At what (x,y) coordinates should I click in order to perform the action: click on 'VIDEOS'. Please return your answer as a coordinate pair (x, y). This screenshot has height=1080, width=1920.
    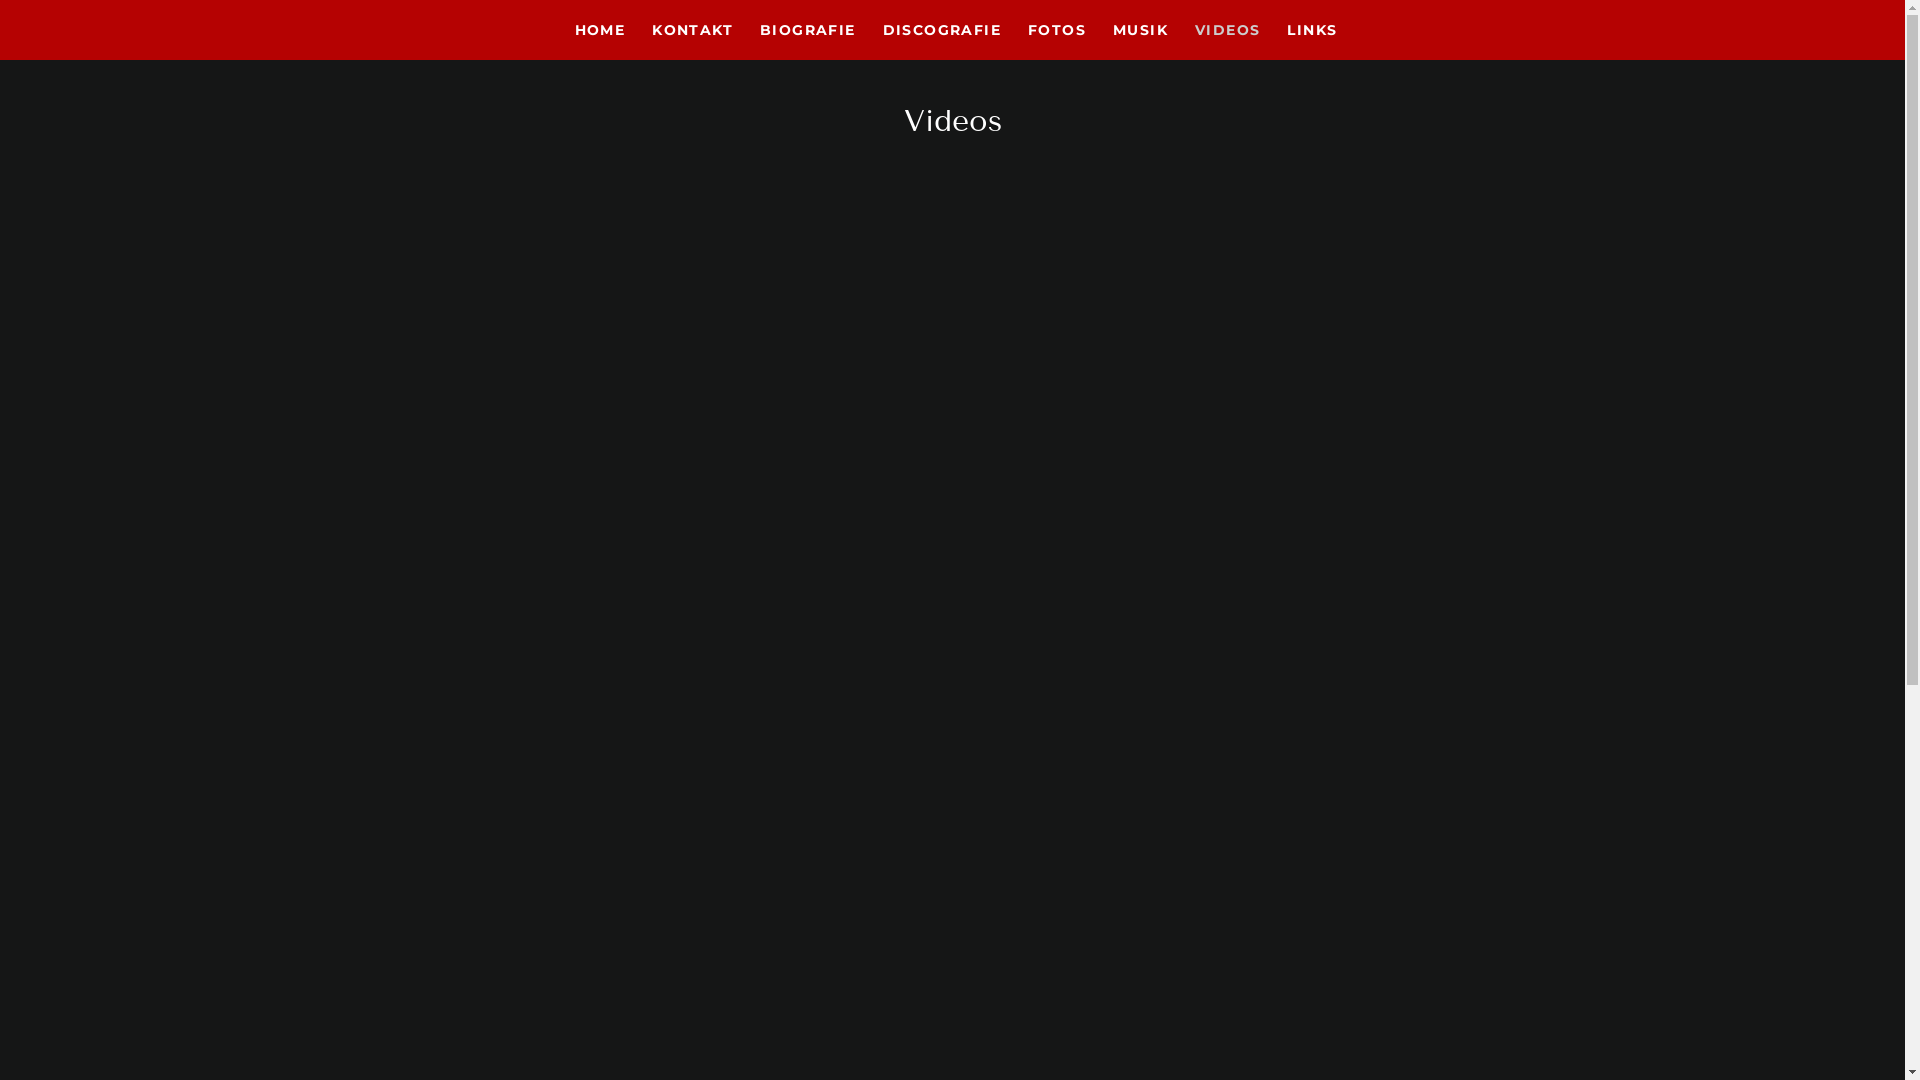
    Looking at the image, I should click on (1223, 30).